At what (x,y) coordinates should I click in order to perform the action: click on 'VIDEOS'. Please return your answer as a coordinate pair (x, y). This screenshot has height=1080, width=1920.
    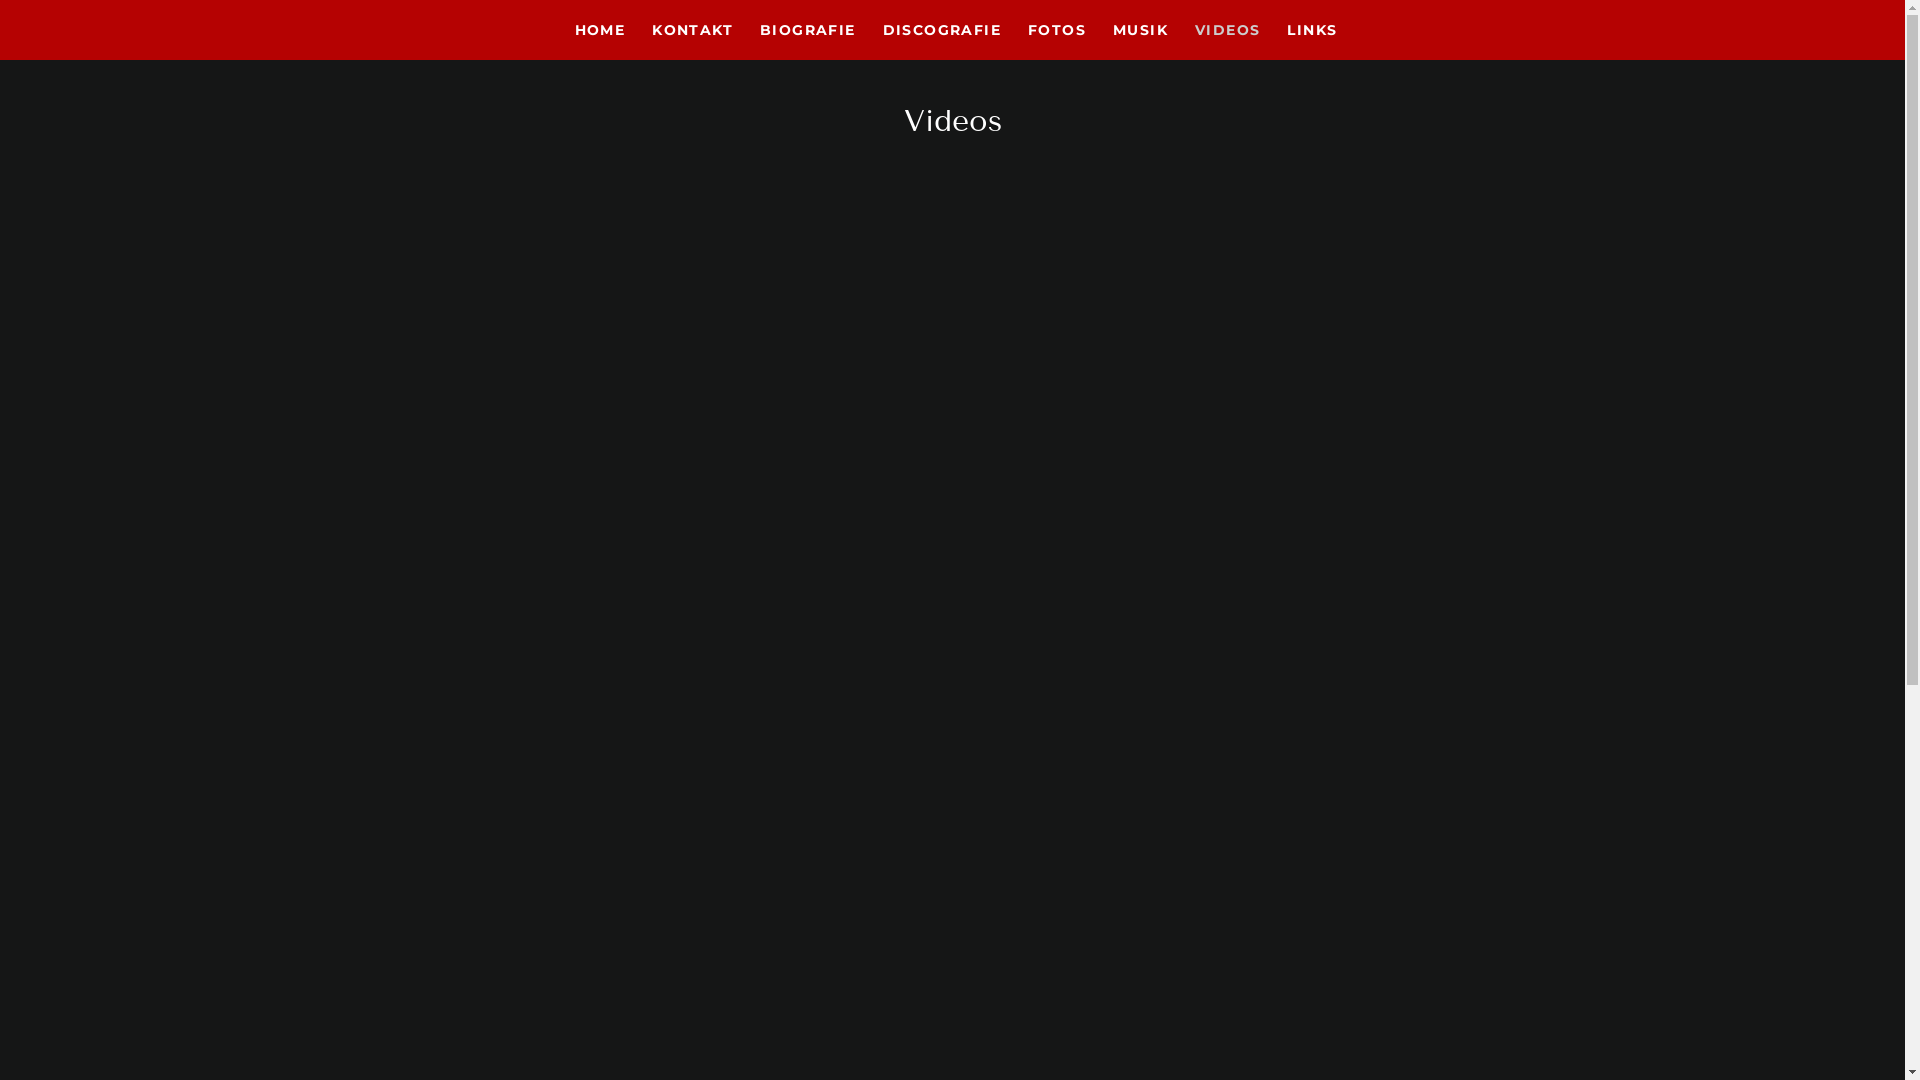
    Looking at the image, I should click on (1223, 30).